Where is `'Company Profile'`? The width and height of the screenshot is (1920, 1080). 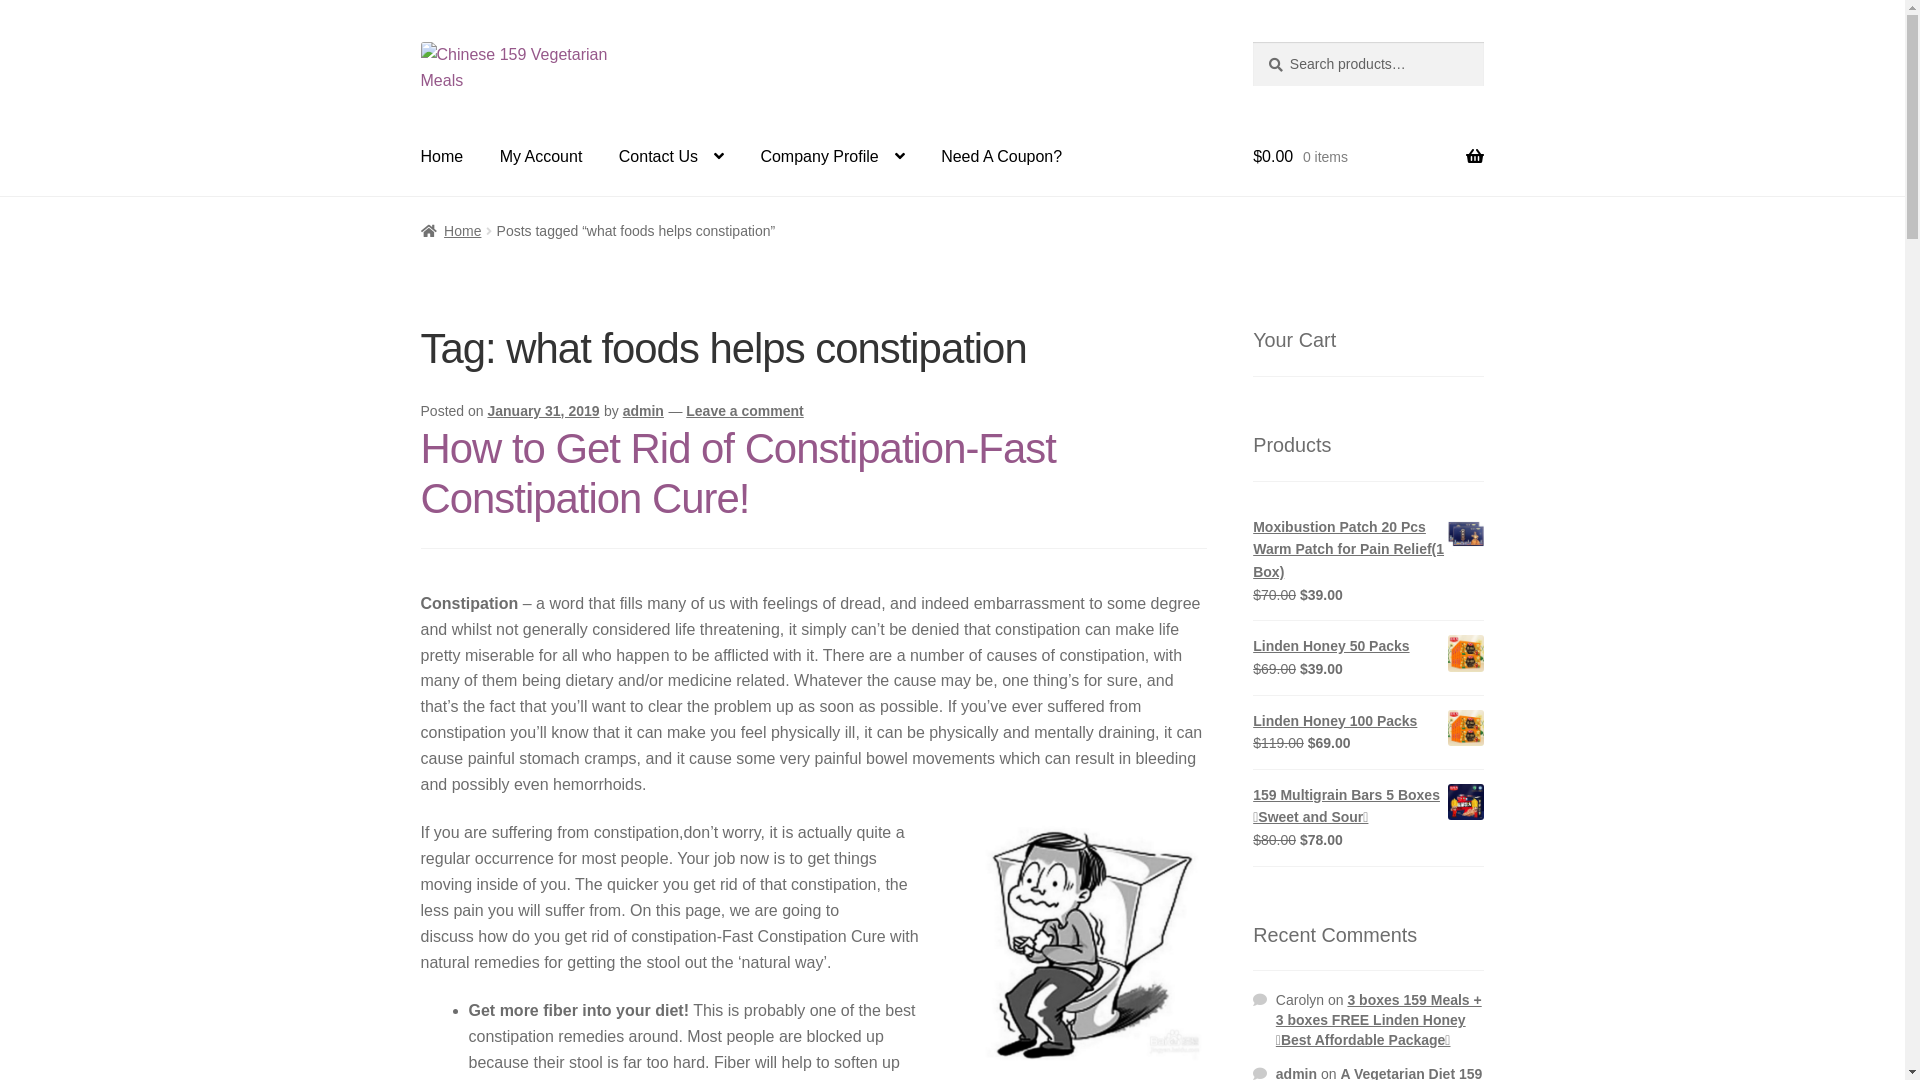 'Company Profile' is located at coordinates (831, 156).